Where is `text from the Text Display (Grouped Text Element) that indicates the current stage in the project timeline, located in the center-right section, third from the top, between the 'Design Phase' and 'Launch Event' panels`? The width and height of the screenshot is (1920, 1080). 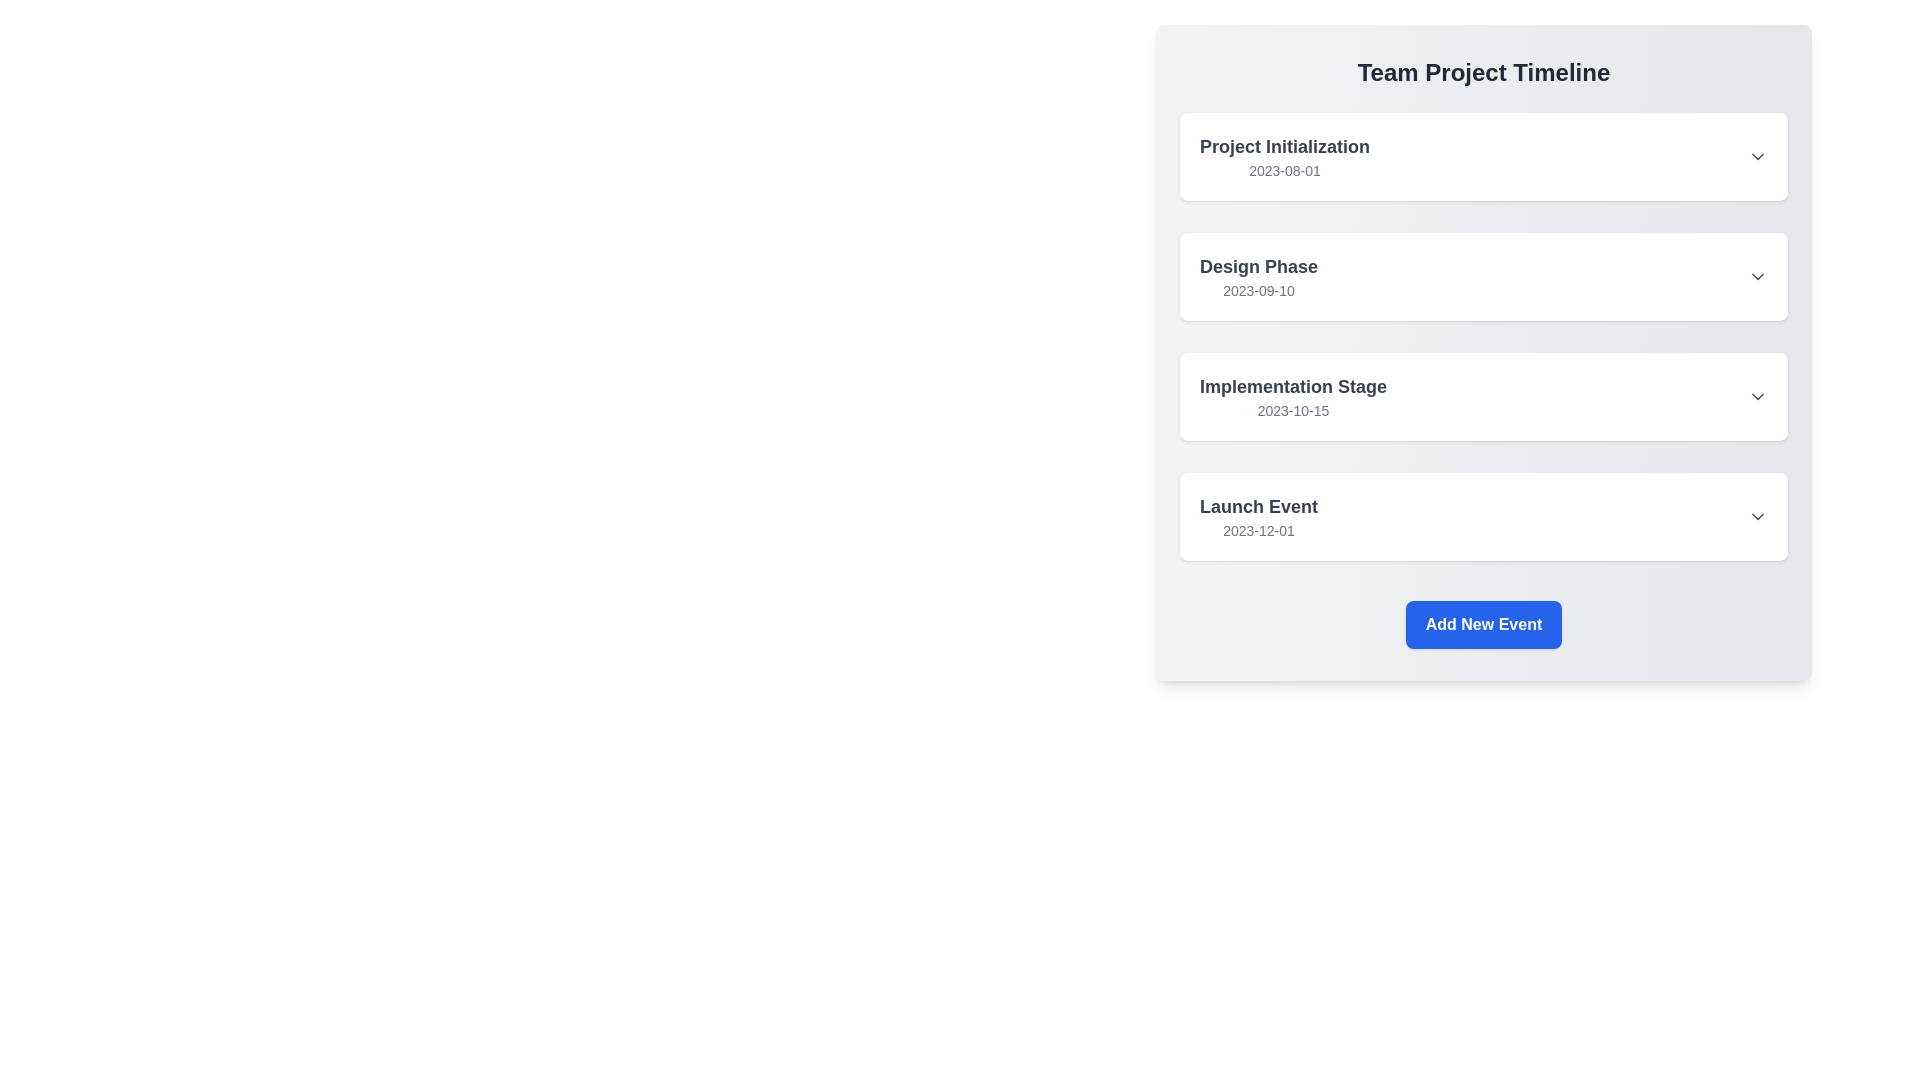 text from the Text Display (Grouped Text Element) that indicates the current stage in the project timeline, located in the center-right section, third from the top, between the 'Design Phase' and 'Launch Event' panels is located at coordinates (1293, 397).